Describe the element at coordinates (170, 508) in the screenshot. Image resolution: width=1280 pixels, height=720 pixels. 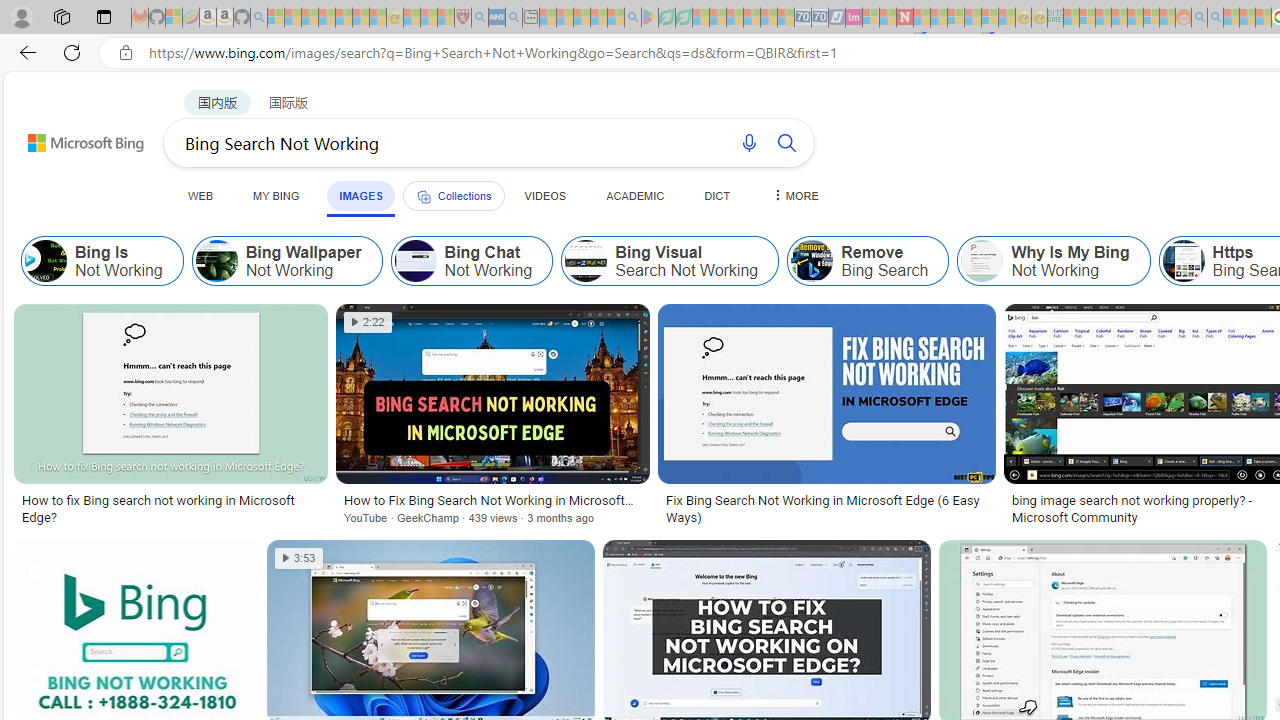
I see `'How to fix Bing search not working in Microsoft Edge?'` at that location.